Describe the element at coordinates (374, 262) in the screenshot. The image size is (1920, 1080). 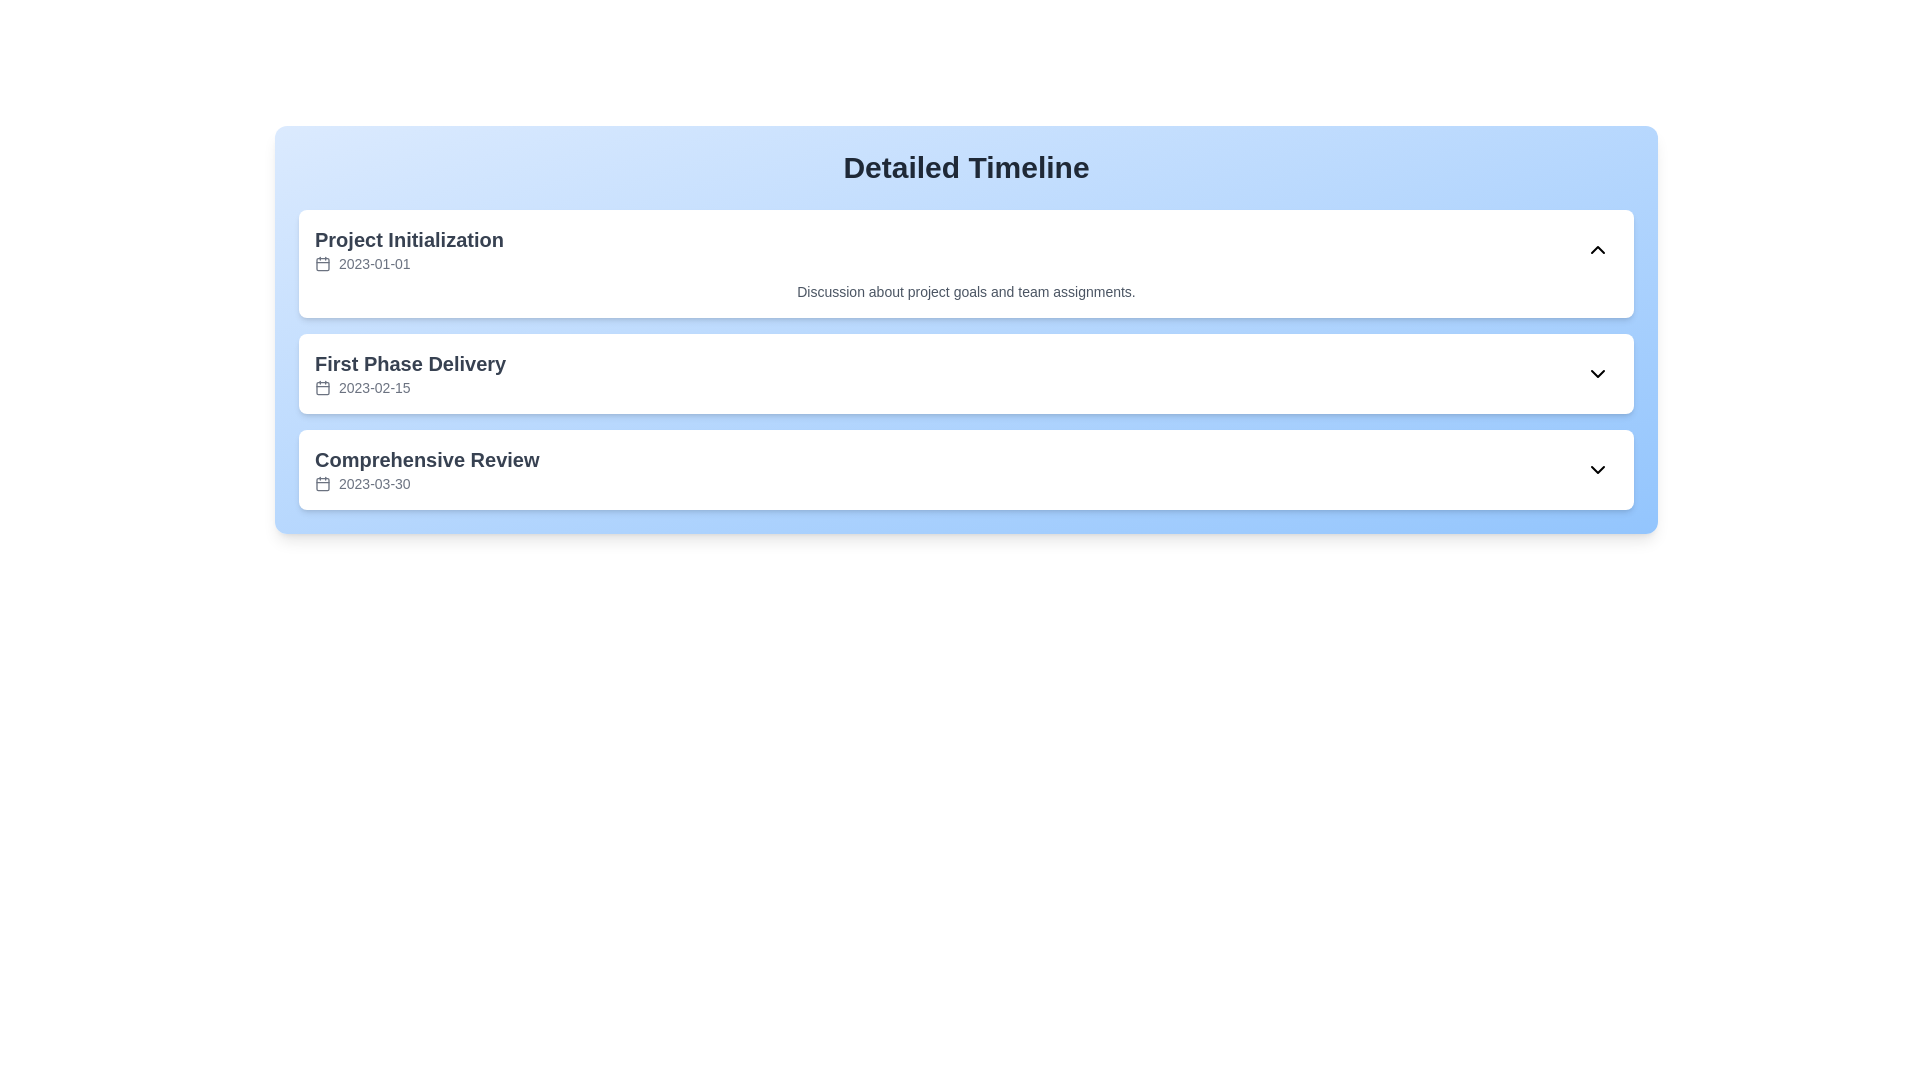
I see `the text label indicating the date related to the 'Project Initialization' milestone, located to the right of the calendar icon` at that location.